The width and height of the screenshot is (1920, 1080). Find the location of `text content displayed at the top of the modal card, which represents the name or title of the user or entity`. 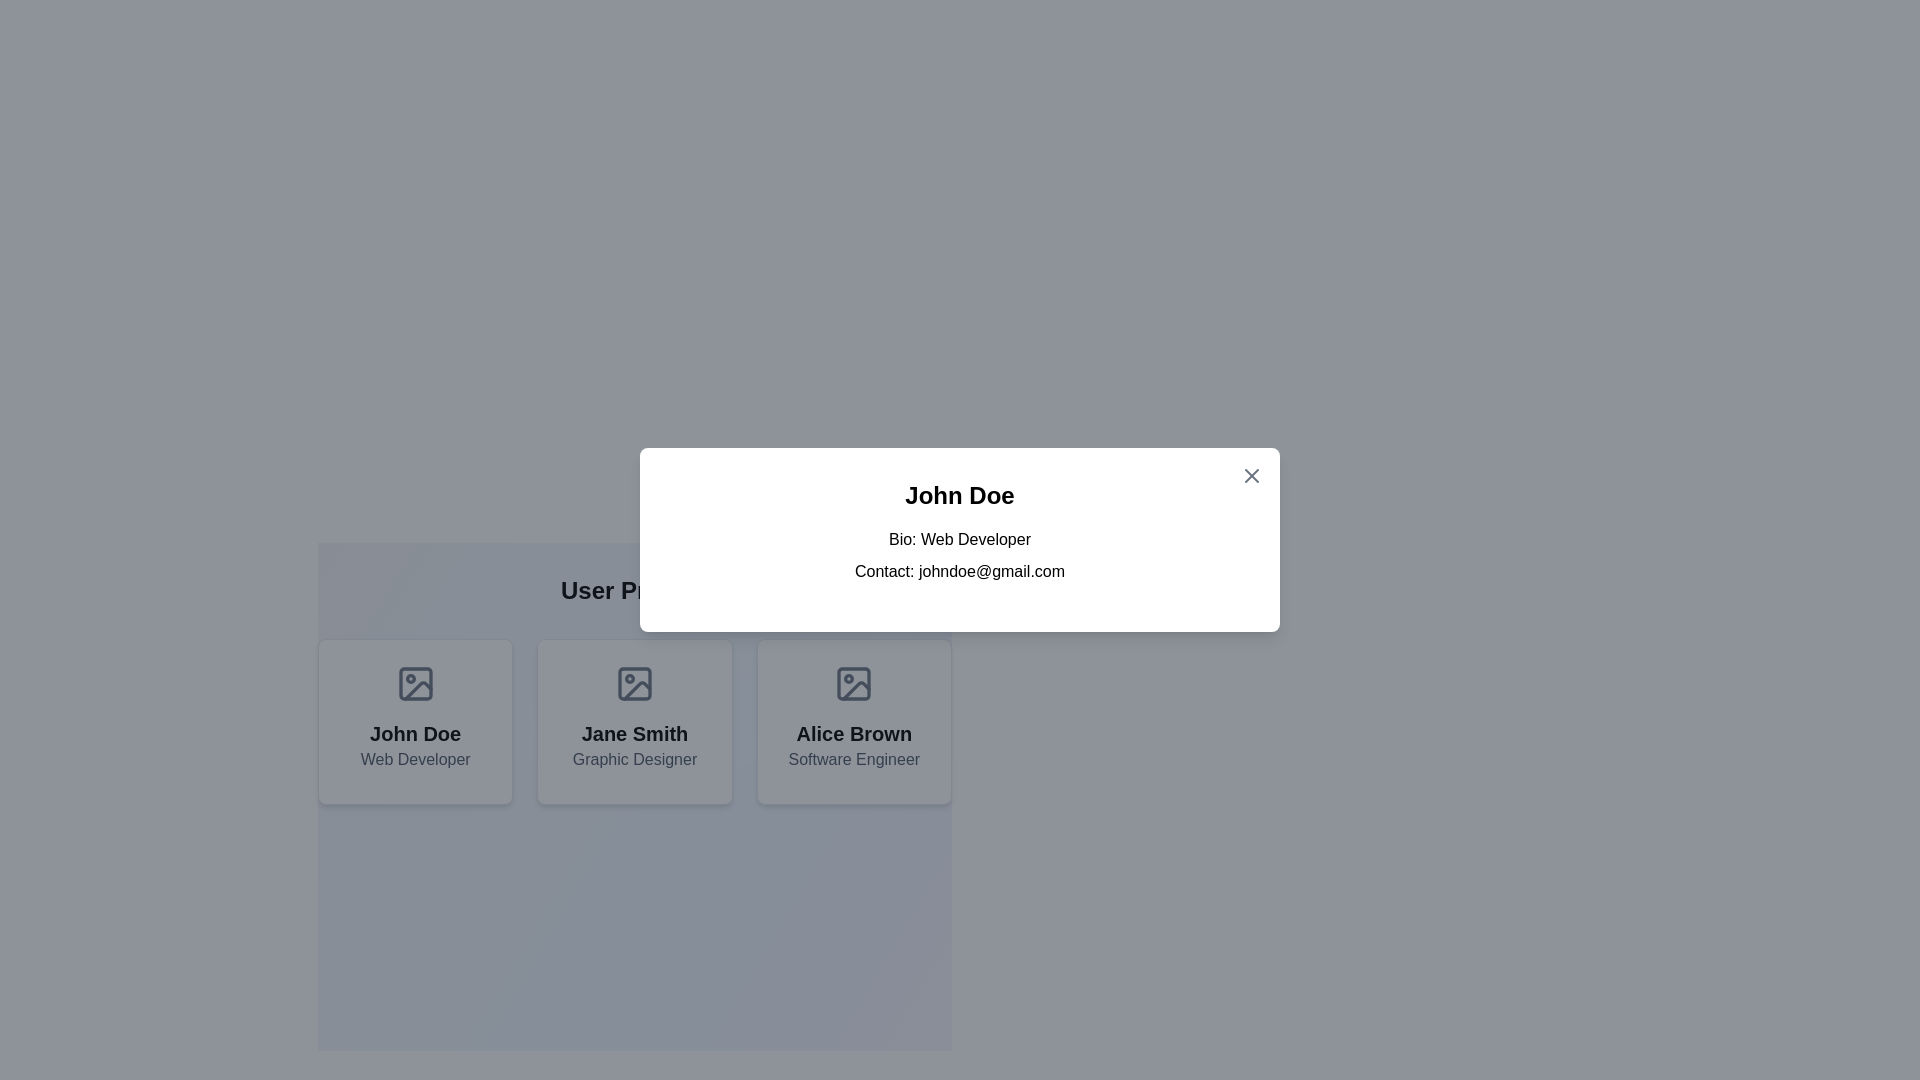

text content displayed at the top of the modal card, which represents the name or title of the user or entity is located at coordinates (960, 495).